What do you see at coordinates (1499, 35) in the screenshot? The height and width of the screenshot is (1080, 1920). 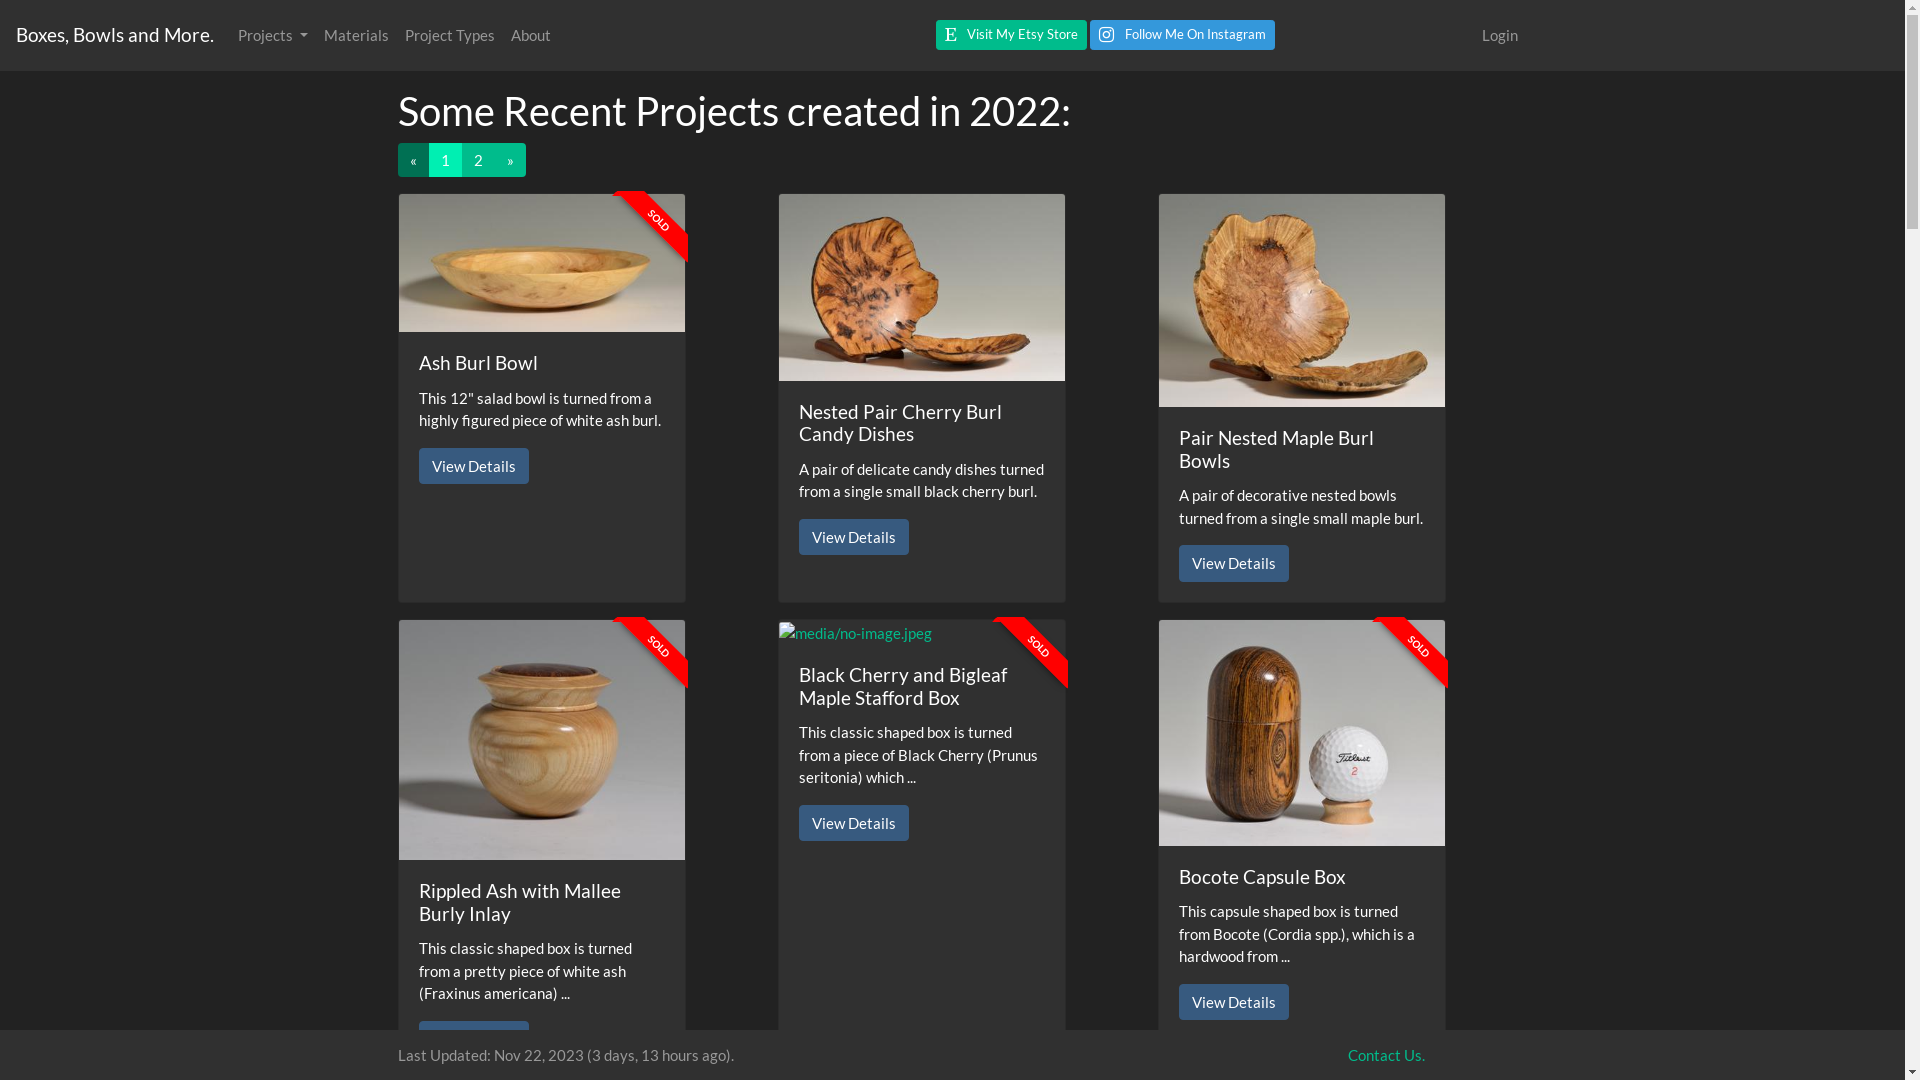 I see `'Login'` at bounding box center [1499, 35].